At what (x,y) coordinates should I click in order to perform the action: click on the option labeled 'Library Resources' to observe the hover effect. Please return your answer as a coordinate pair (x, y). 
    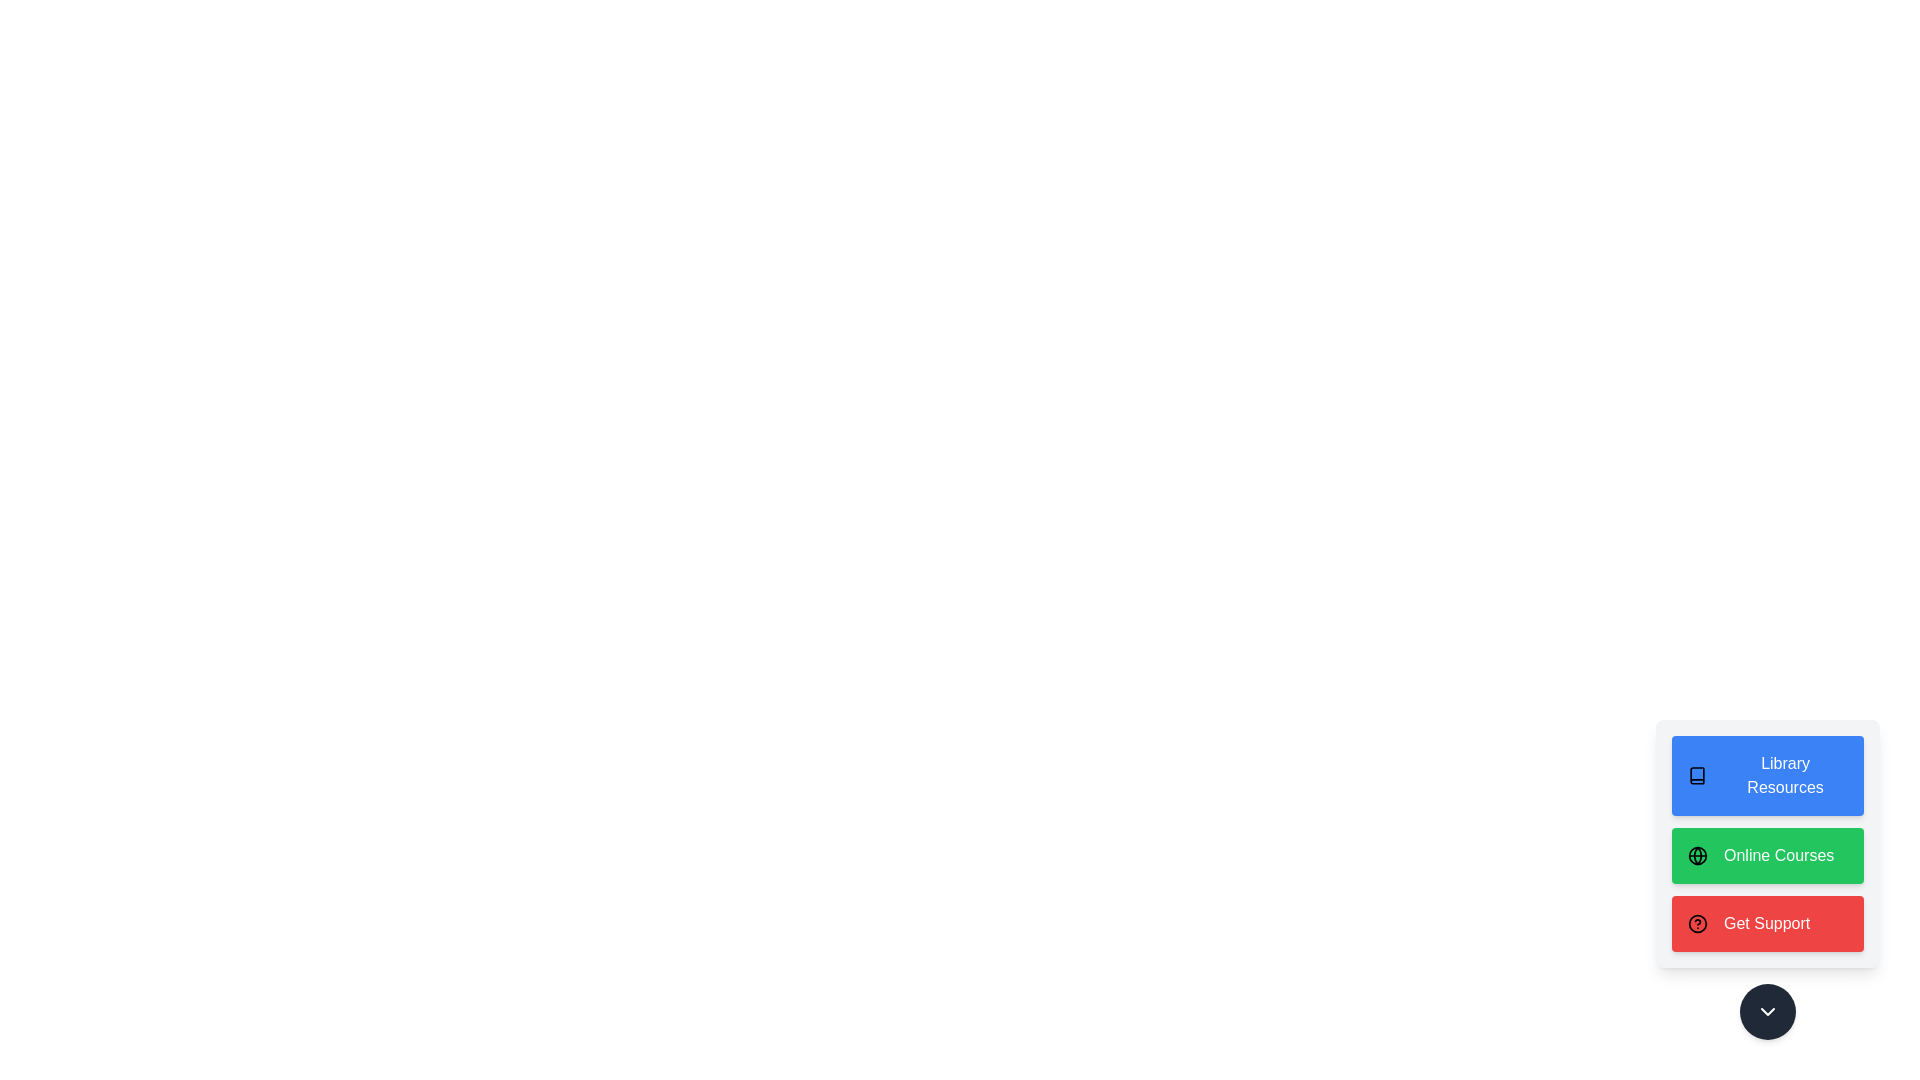
    Looking at the image, I should click on (1767, 774).